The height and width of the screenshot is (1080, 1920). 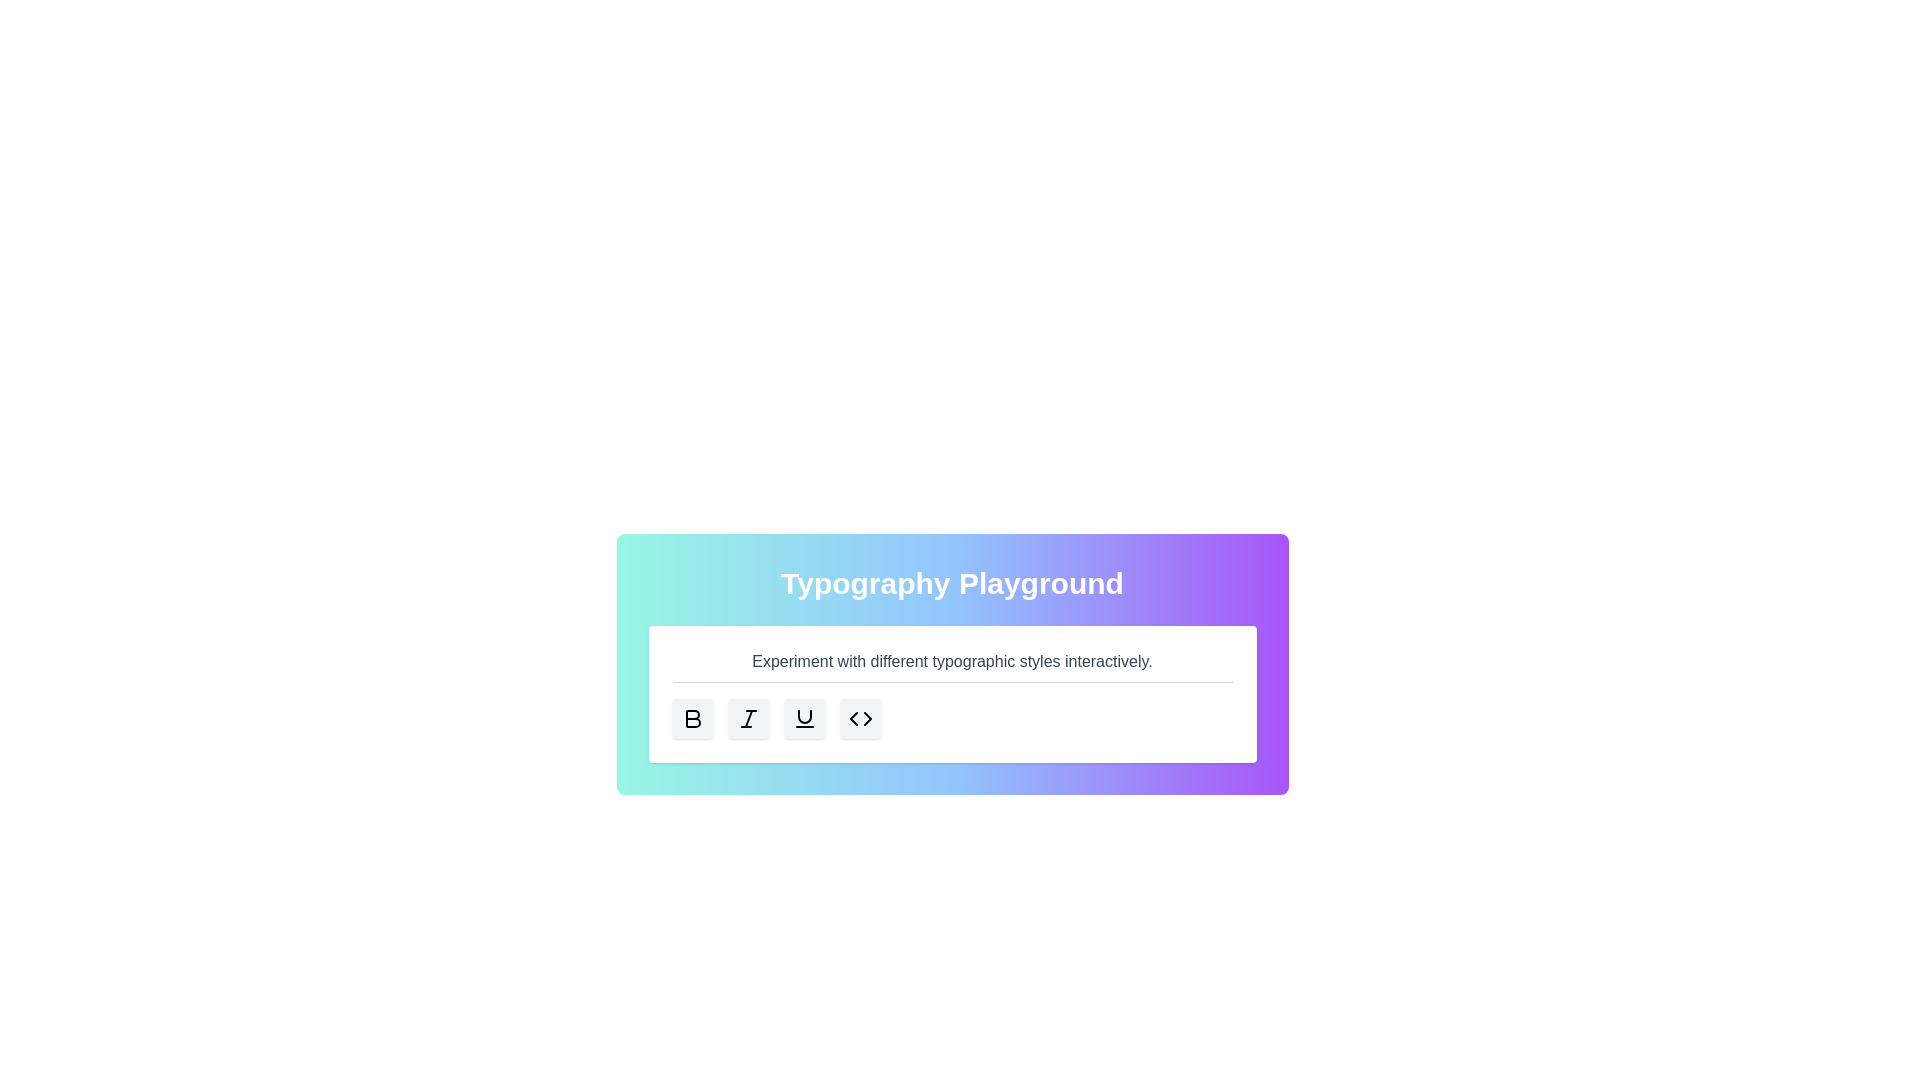 What do you see at coordinates (692, 717) in the screenshot?
I see `the bold styling tool icon located in the leftmost position of the toolbar beneath the 'Experiment with different typographic styles interactively' label to trigger hover effects` at bounding box center [692, 717].